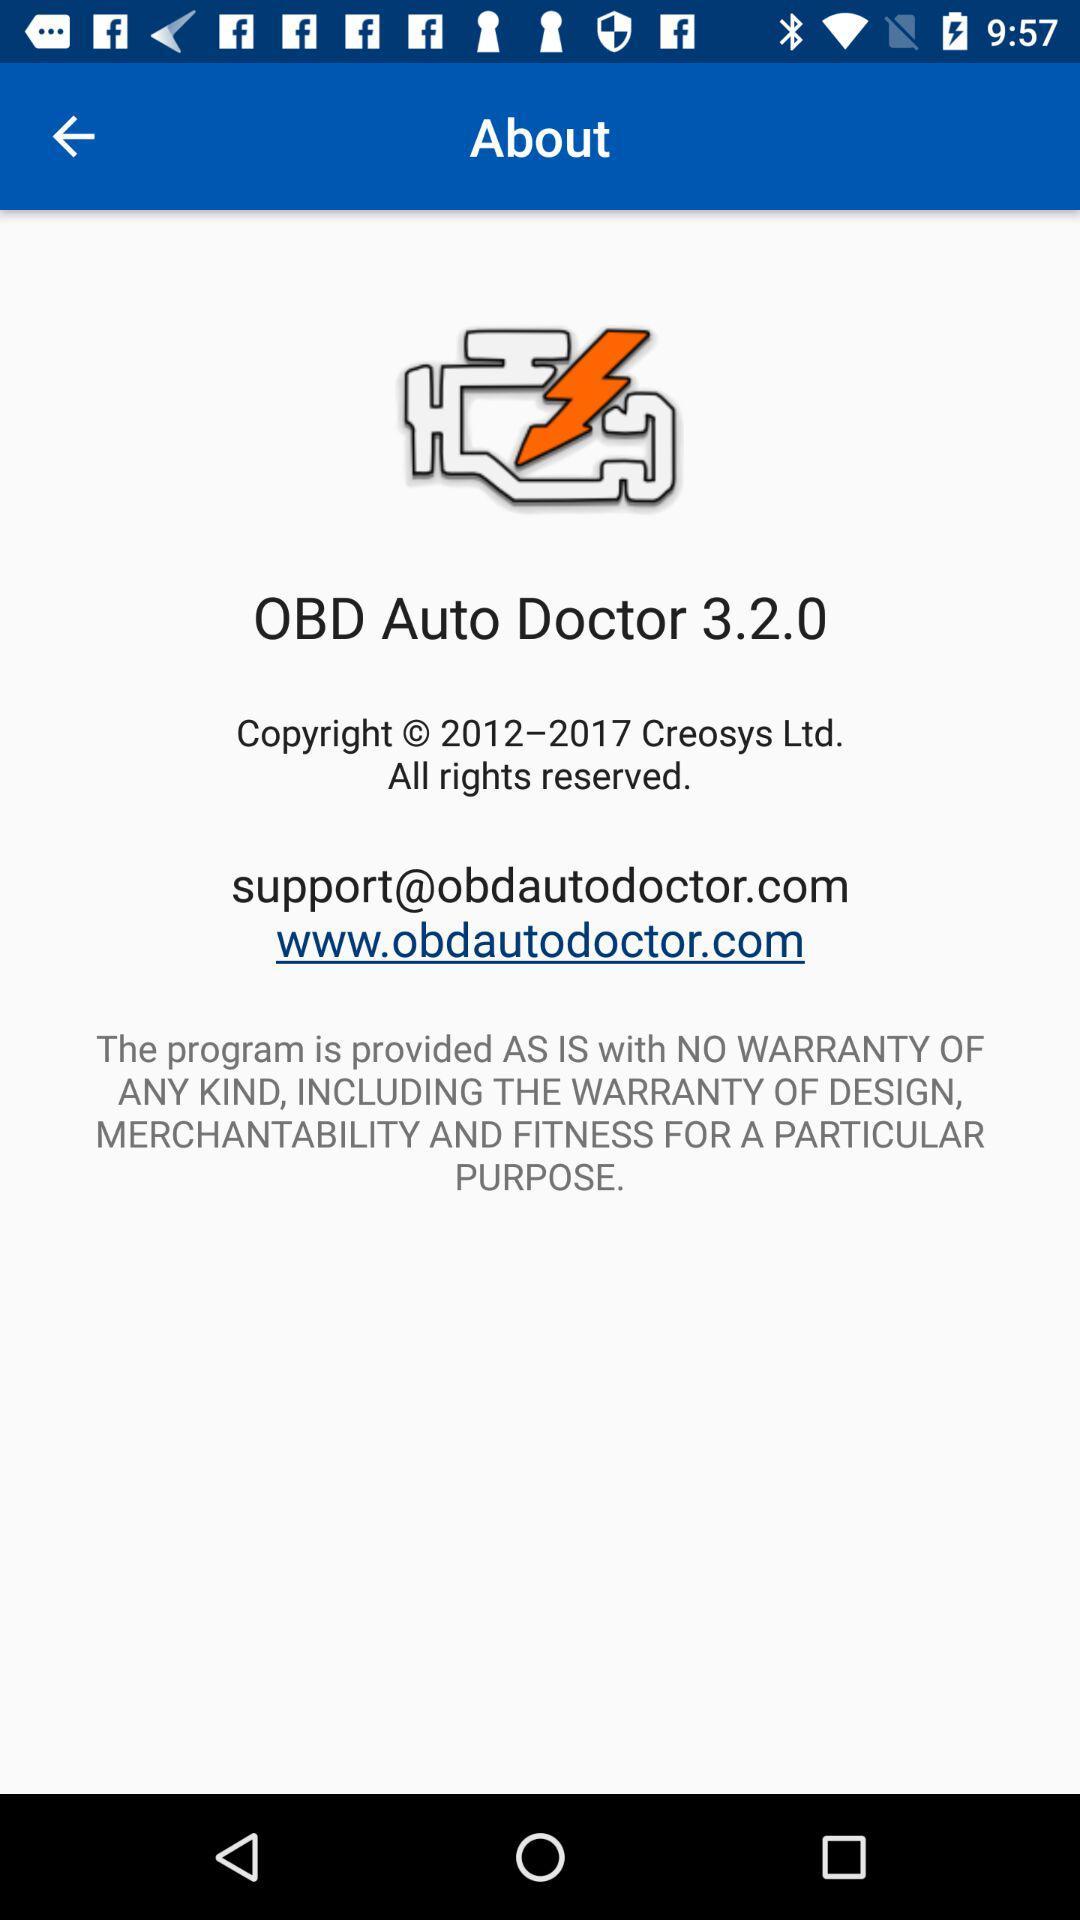  Describe the element at coordinates (72, 135) in the screenshot. I see `the item to the left of about icon` at that location.